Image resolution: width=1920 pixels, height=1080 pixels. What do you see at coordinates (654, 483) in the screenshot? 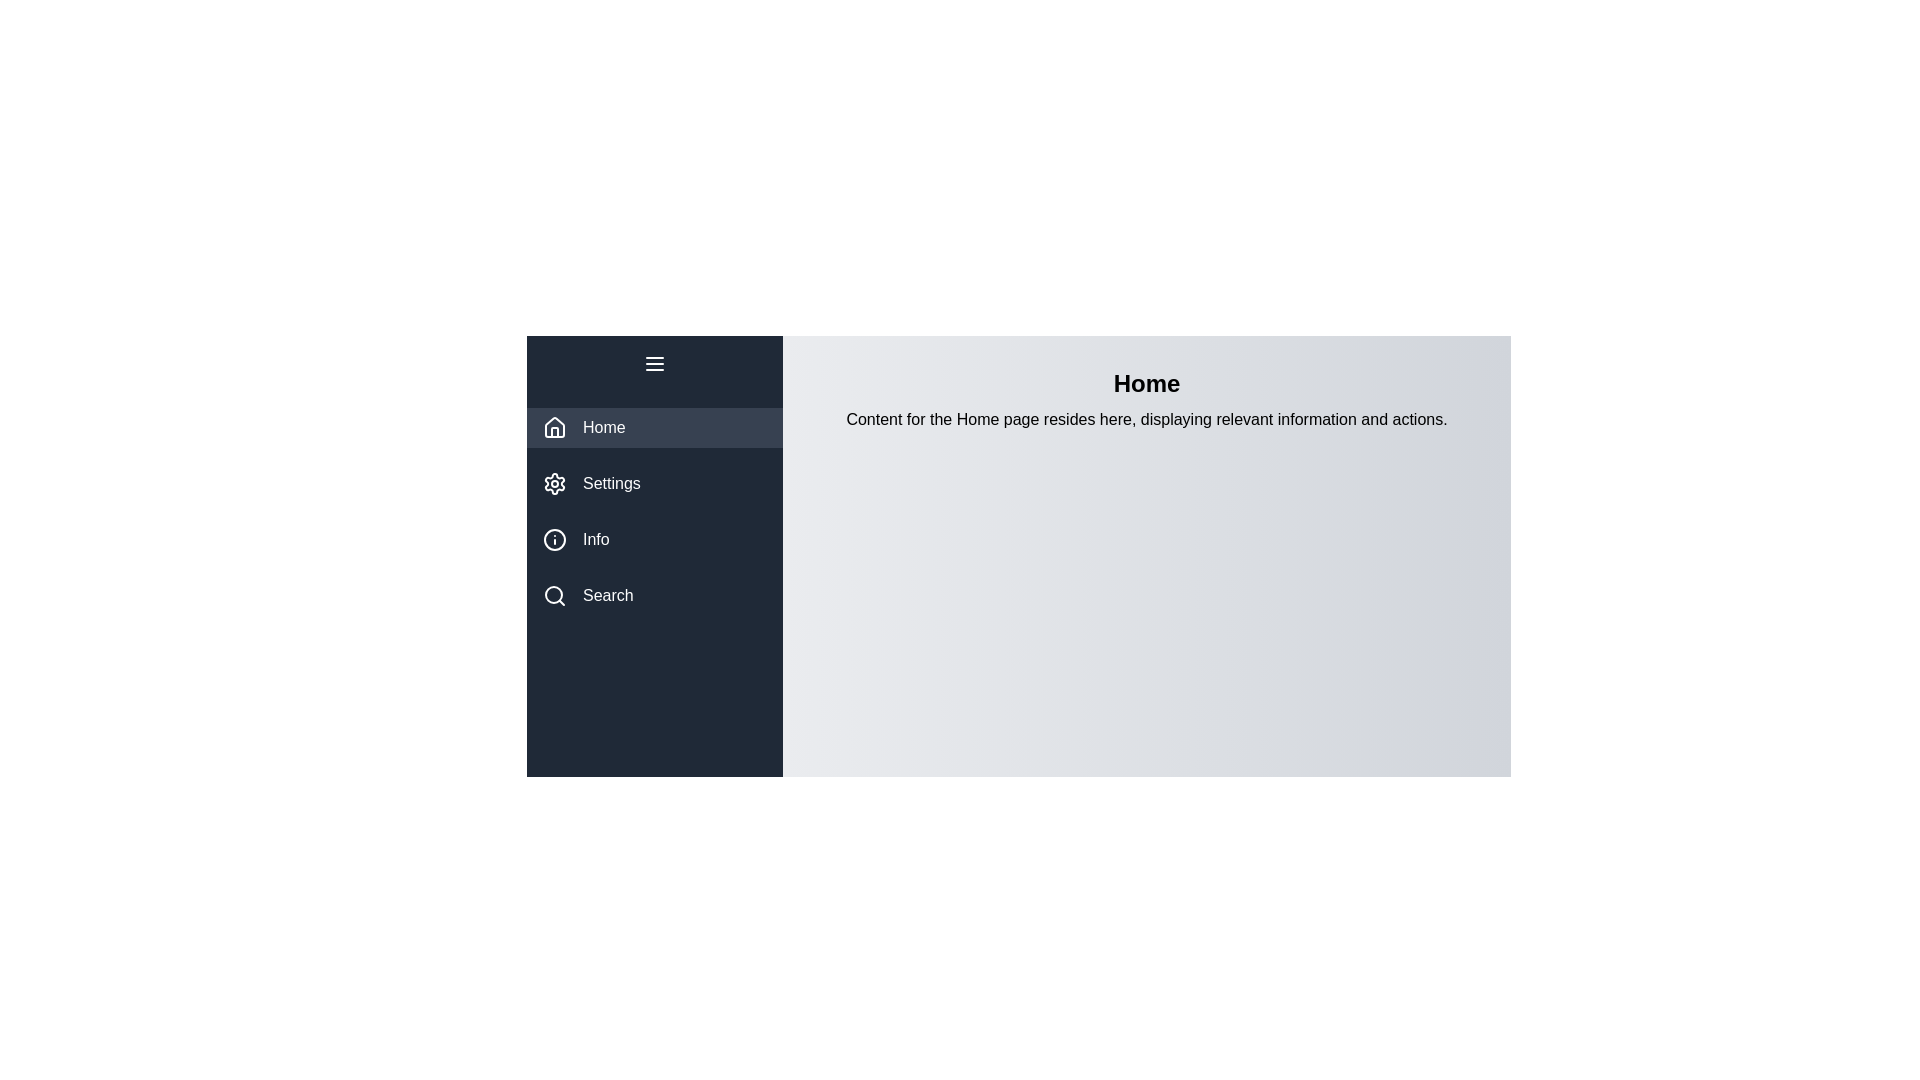
I see `the tab Settings from the menu` at bounding box center [654, 483].